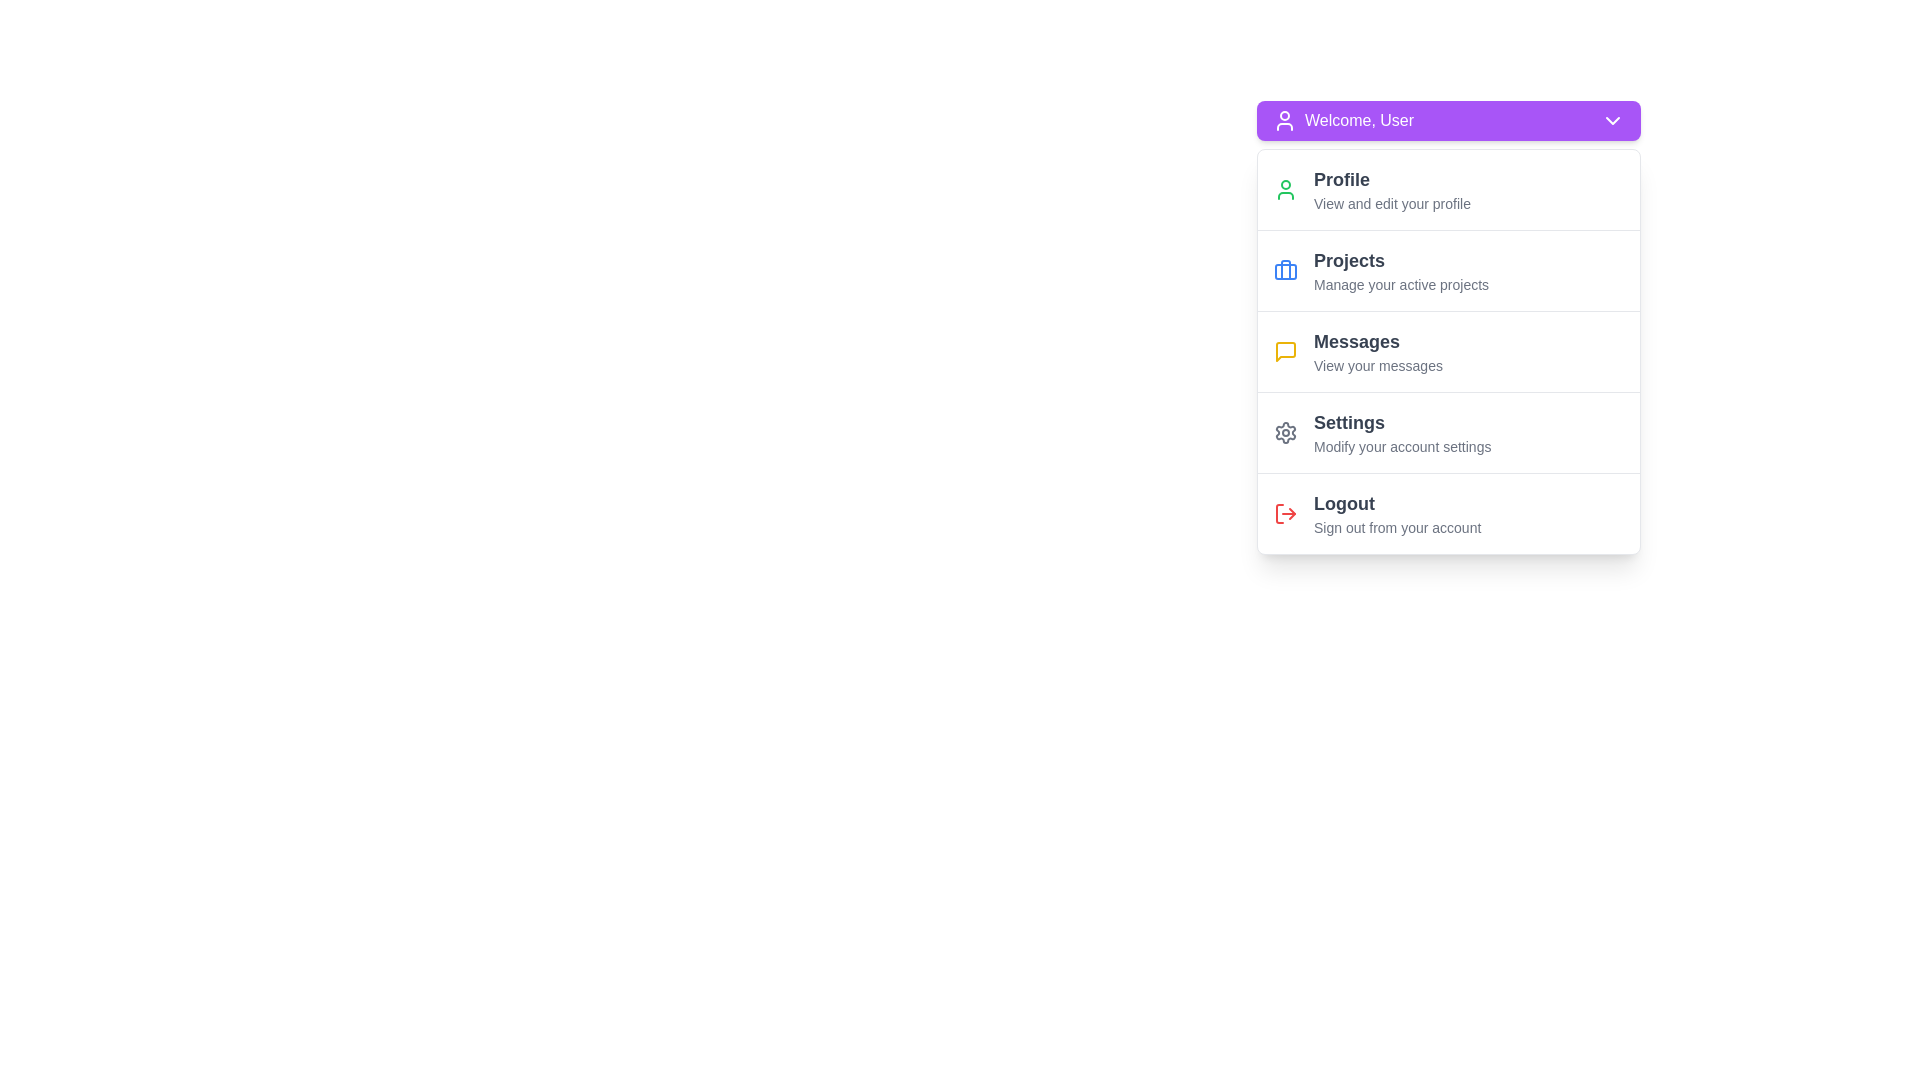 The image size is (1920, 1080). I want to click on the Informational button labeled 'Profile' with the description 'View and edit your profile', so click(1391, 189).